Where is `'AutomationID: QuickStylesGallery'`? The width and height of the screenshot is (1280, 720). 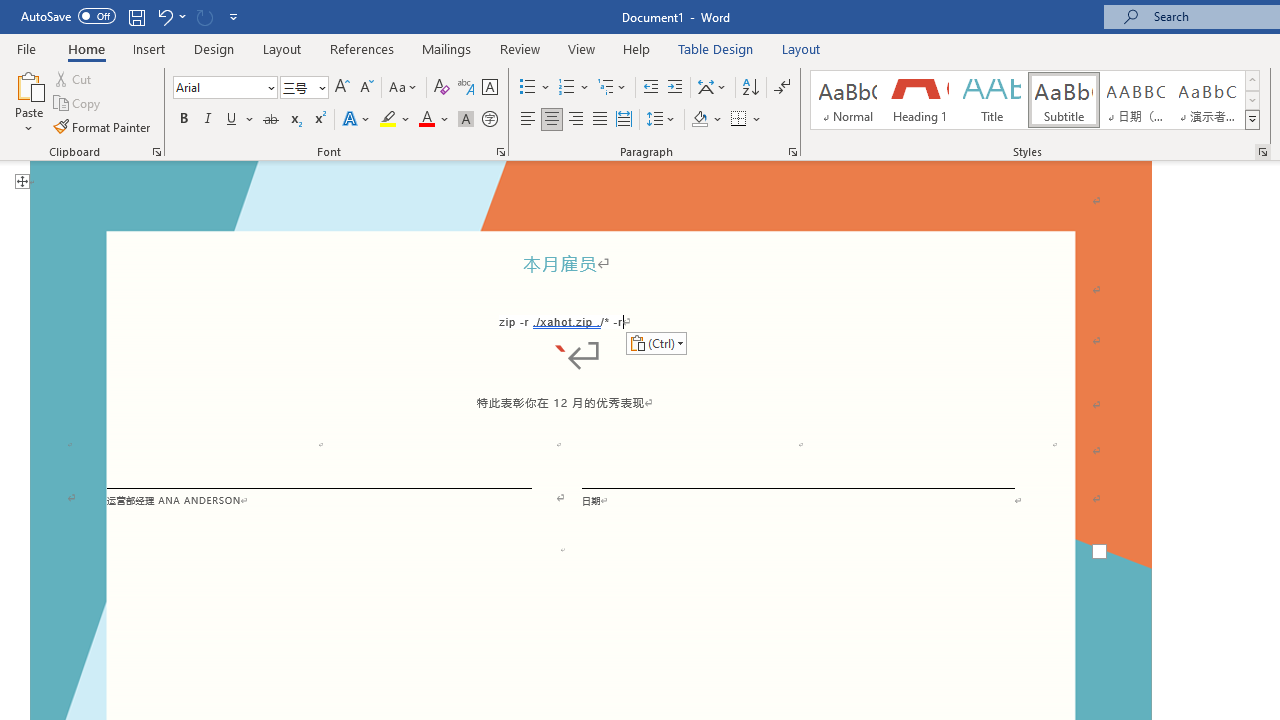
'AutomationID: QuickStylesGallery' is located at coordinates (1036, 100).